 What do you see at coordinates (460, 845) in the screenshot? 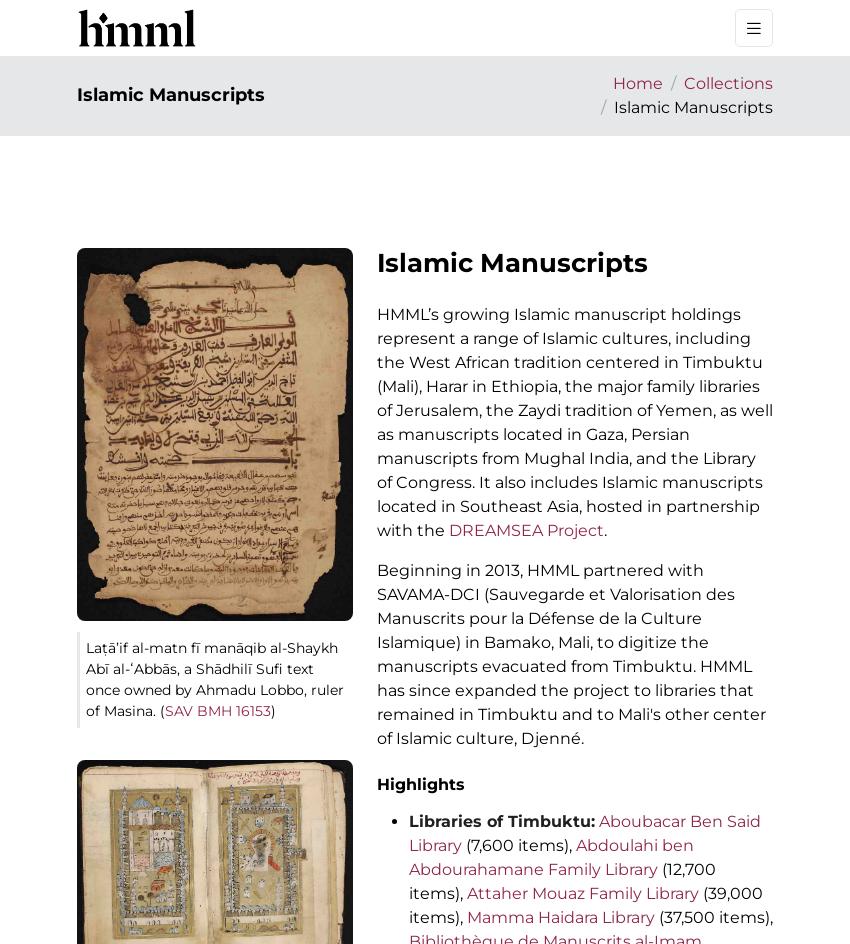
I see `'(7,600 items),'` at bounding box center [460, 845].